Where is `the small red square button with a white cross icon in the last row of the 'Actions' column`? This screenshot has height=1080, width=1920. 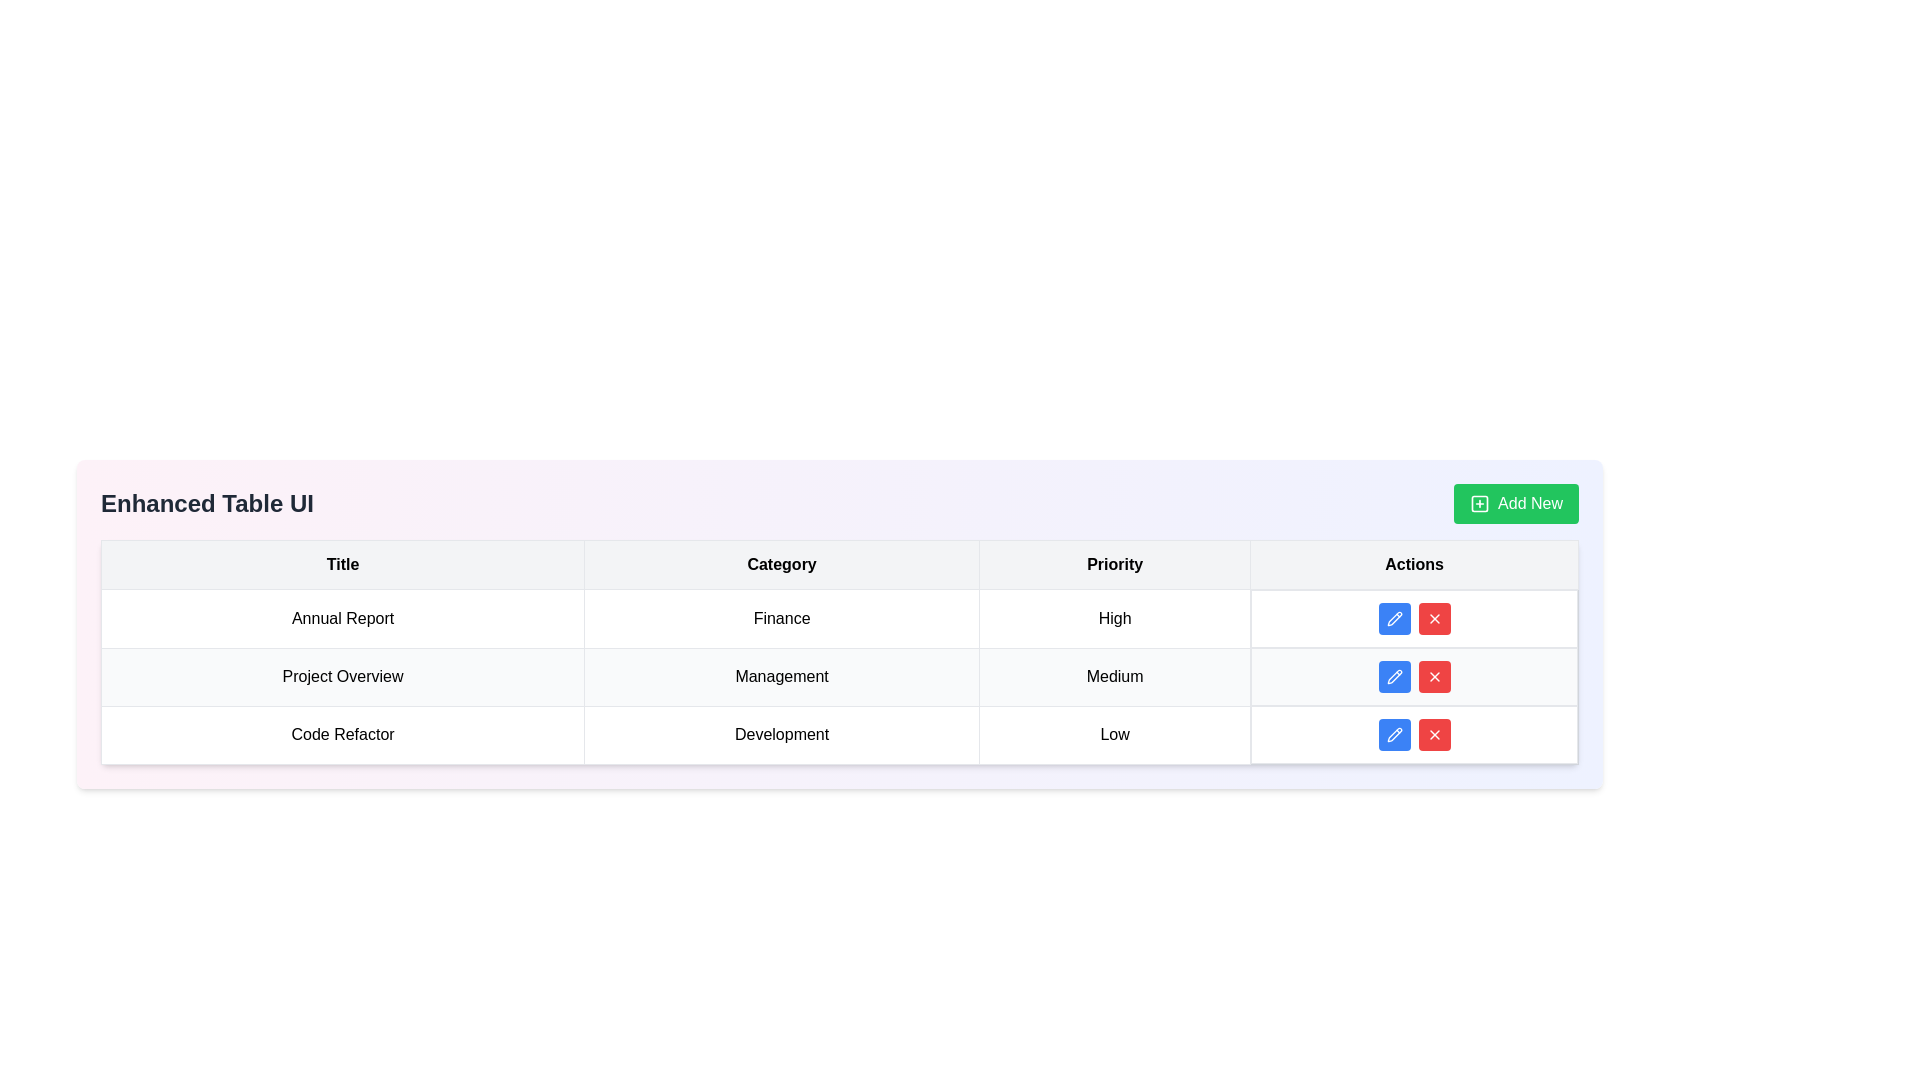
the small red square button with a white cross icon in the last row of the 'Actions' column is located at coordinates (1433, 735).